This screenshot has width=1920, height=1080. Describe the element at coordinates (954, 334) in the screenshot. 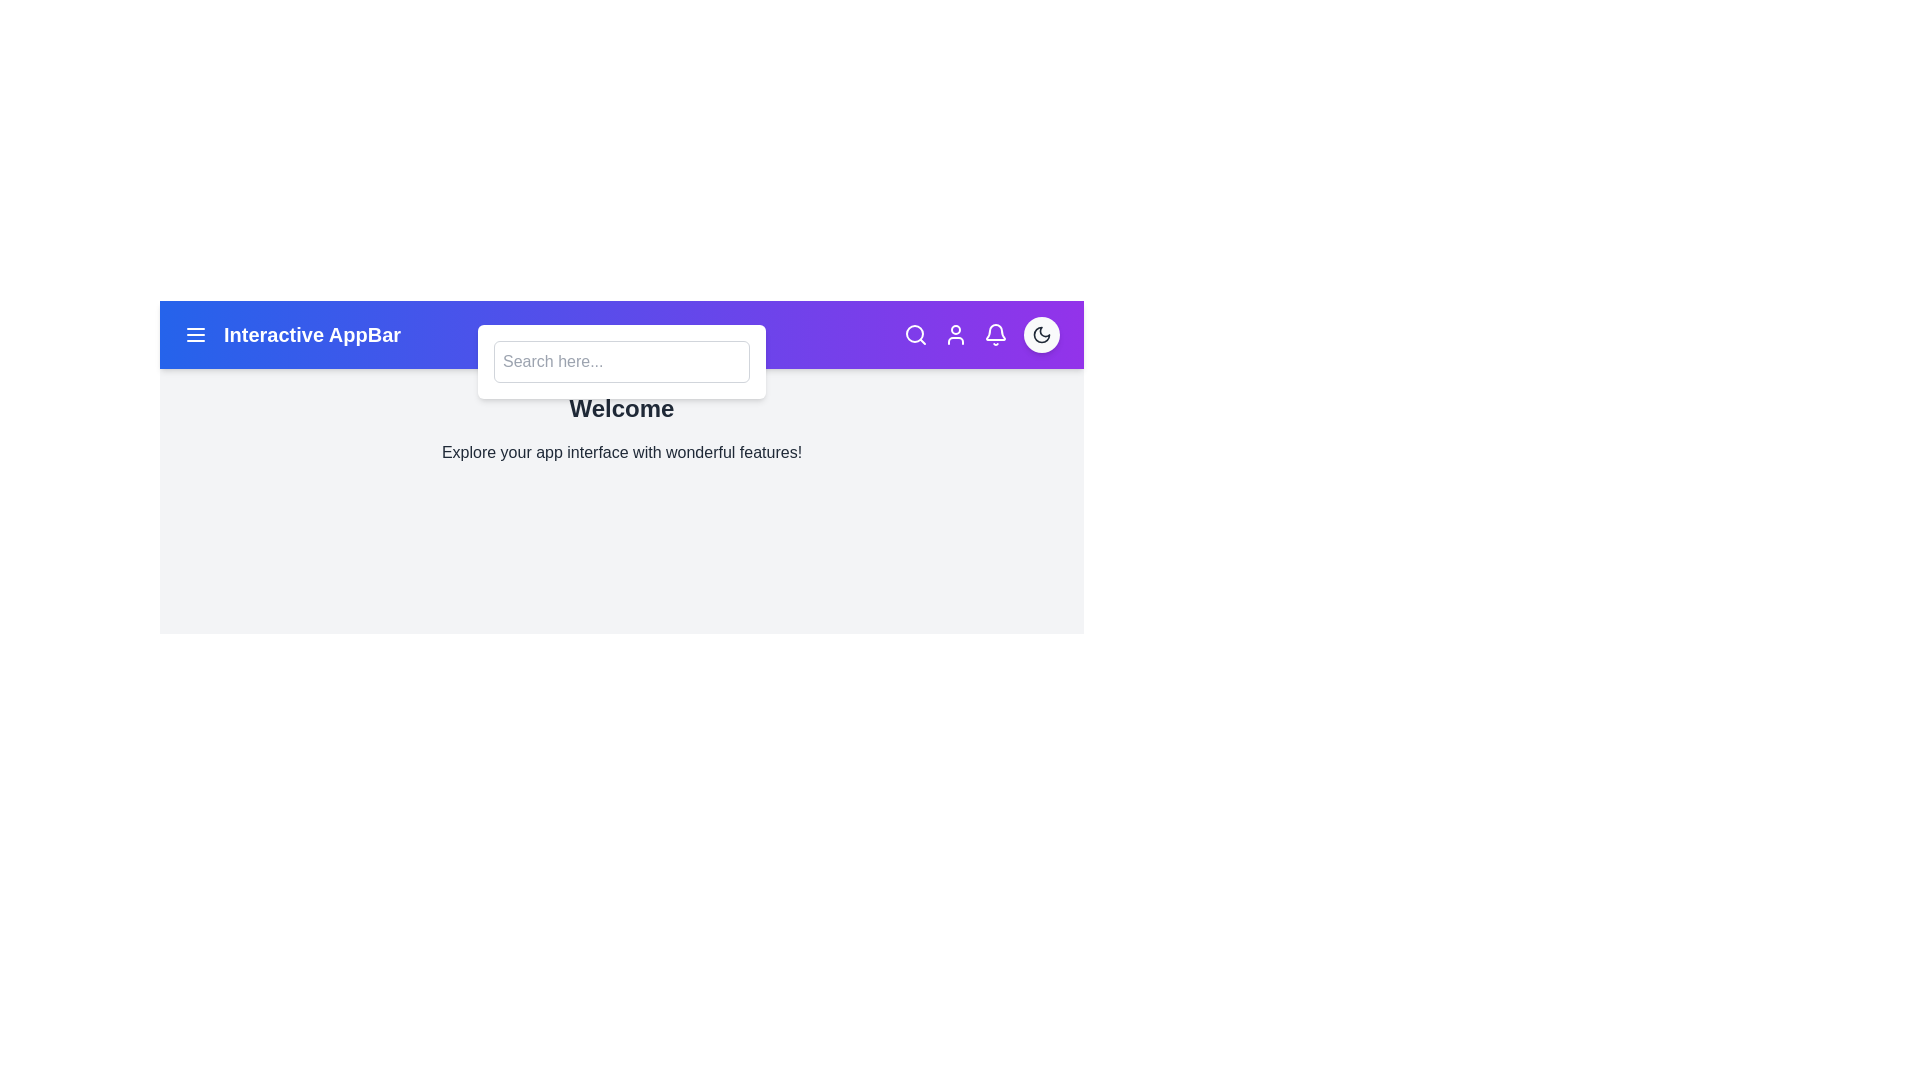

I see `the user profile icon in the app bar` at that location.